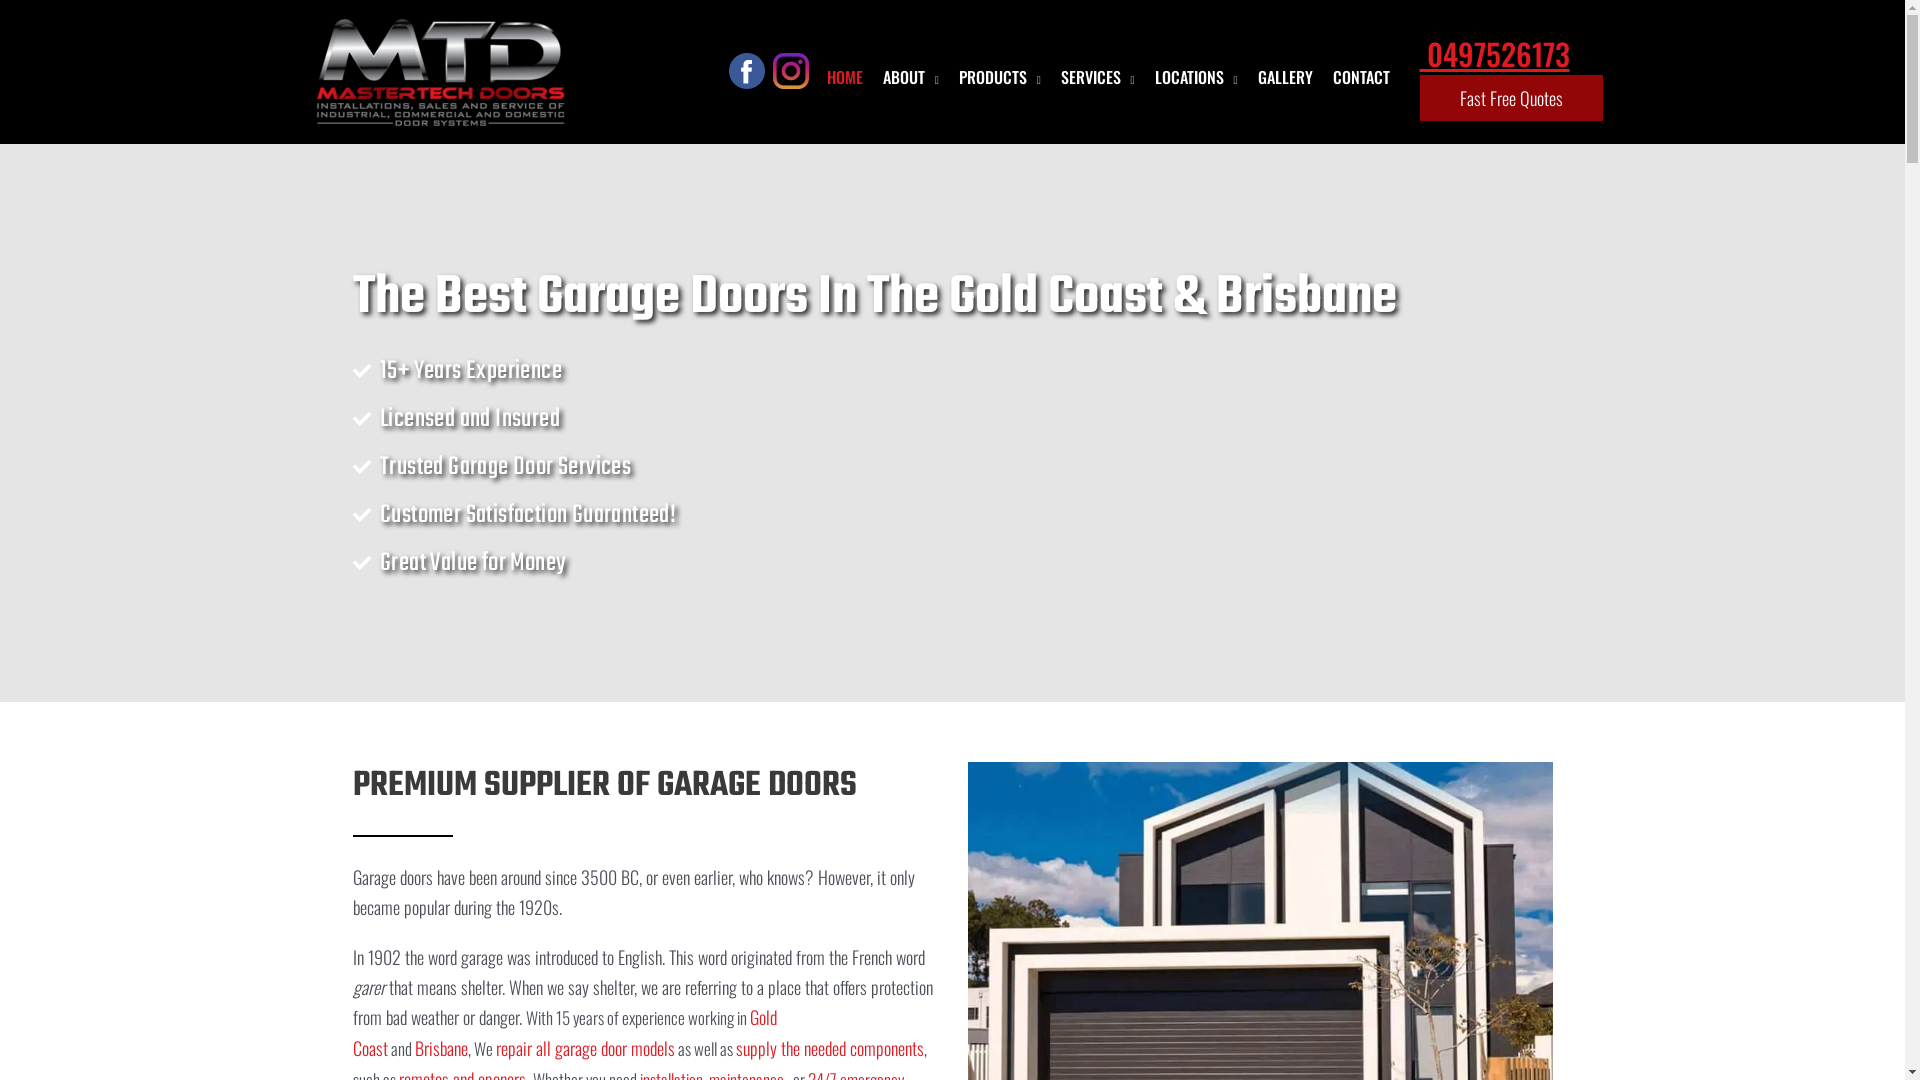 This screenshot has width=1920, height=1080. I want to click on 'HOME', so click(844, 71).